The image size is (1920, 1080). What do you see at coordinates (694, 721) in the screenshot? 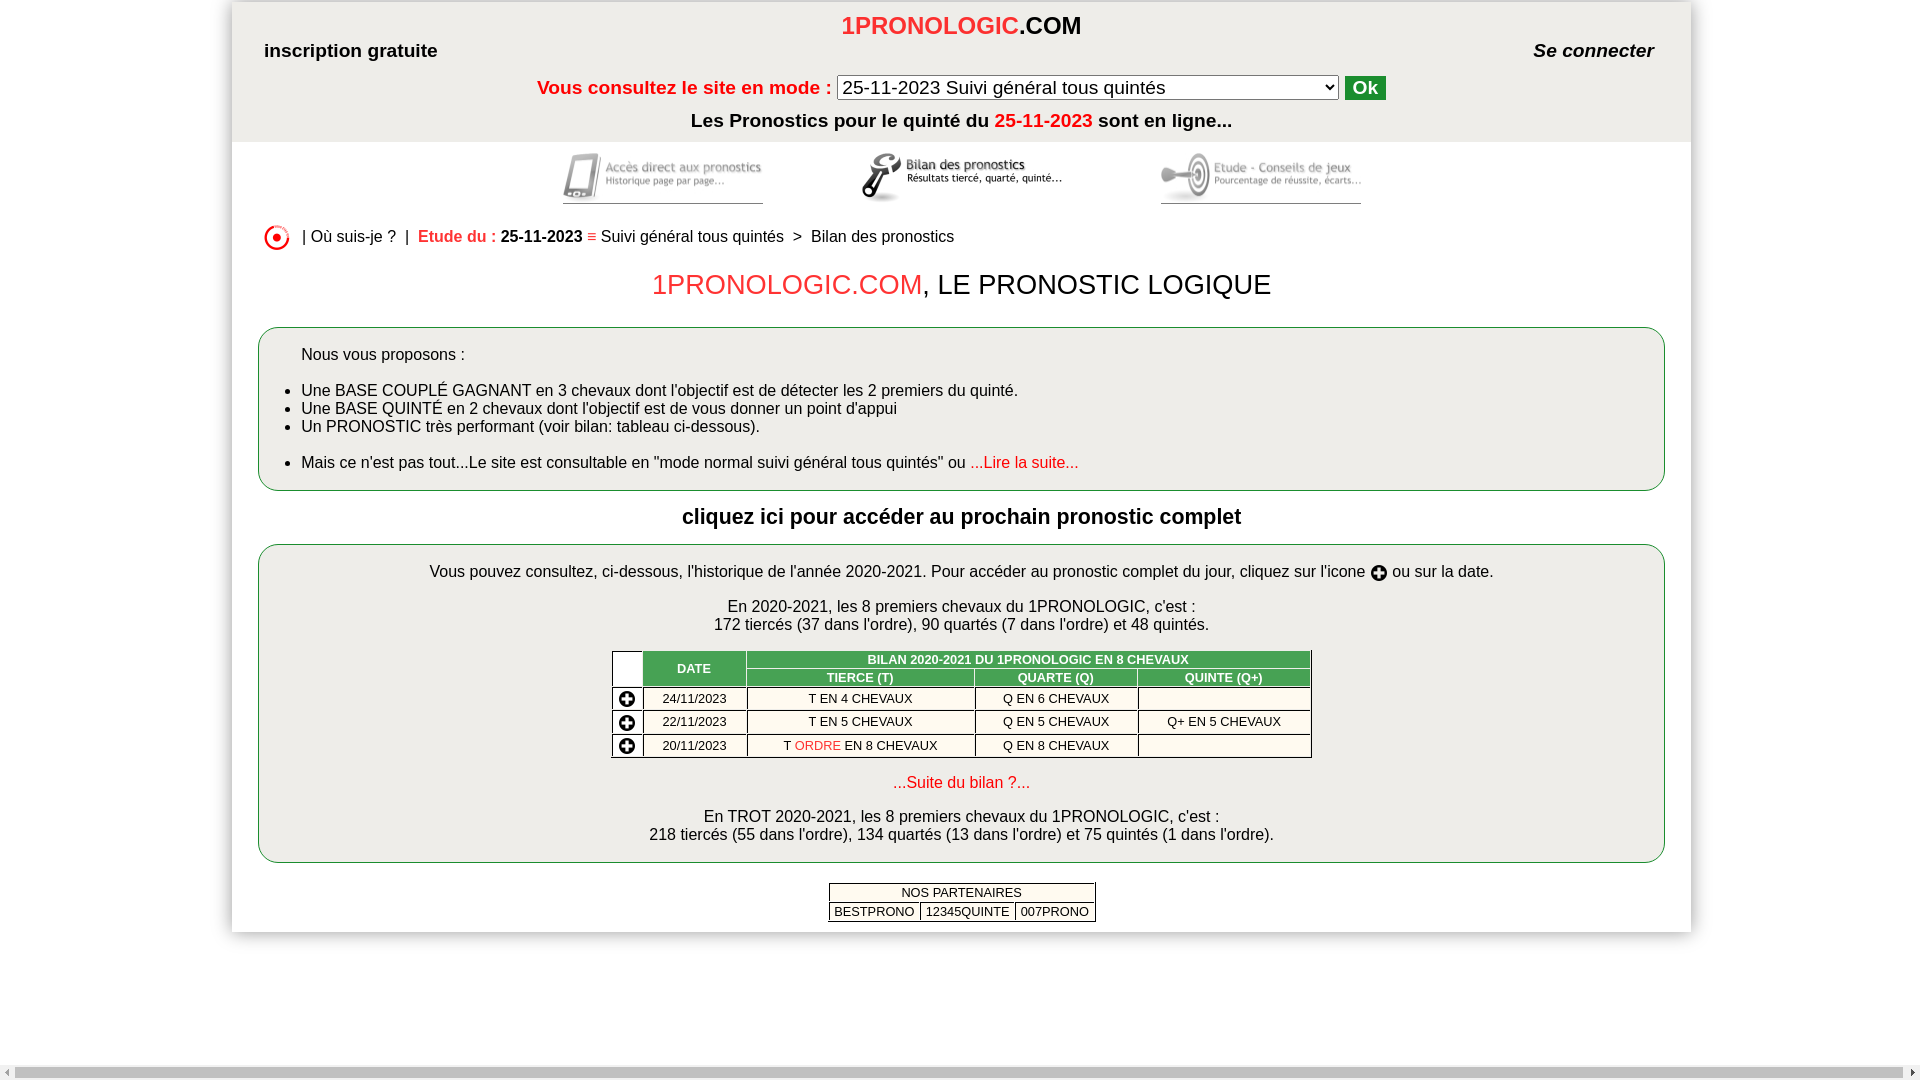
I see `' 22/11/2023 '` at bounding box center [694, 721].